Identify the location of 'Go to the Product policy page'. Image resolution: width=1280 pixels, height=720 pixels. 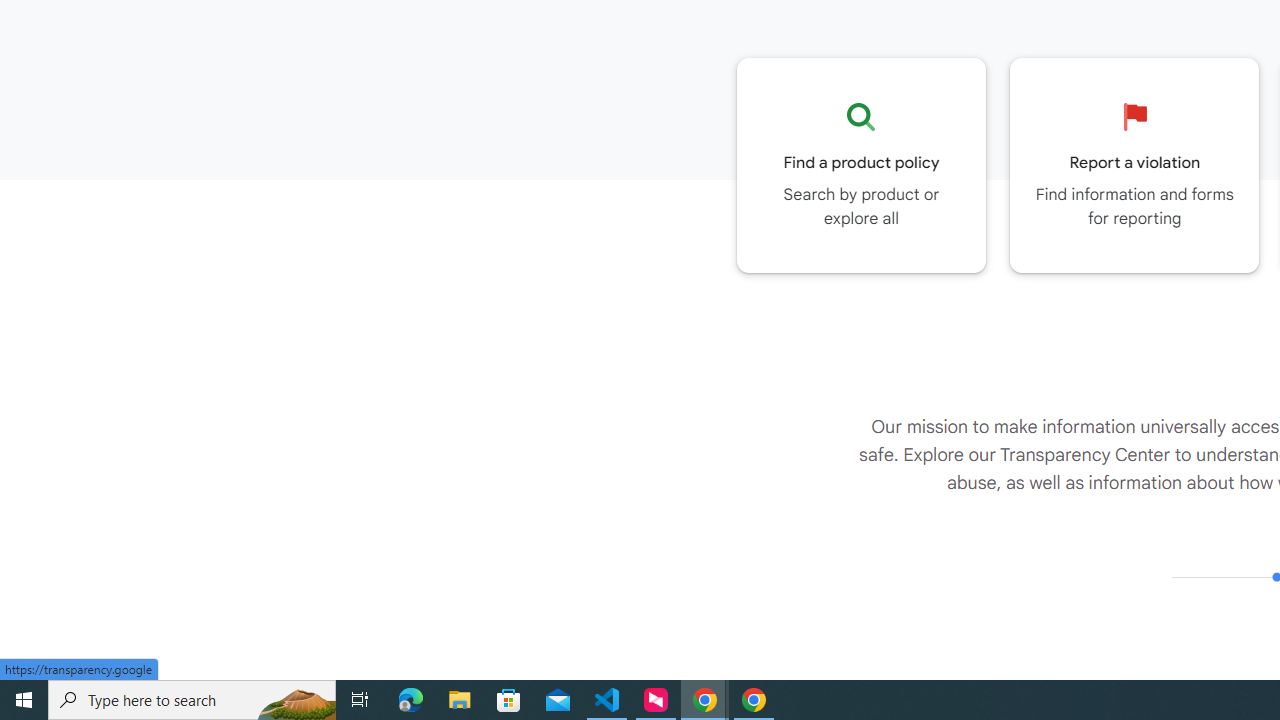
(861, 164).